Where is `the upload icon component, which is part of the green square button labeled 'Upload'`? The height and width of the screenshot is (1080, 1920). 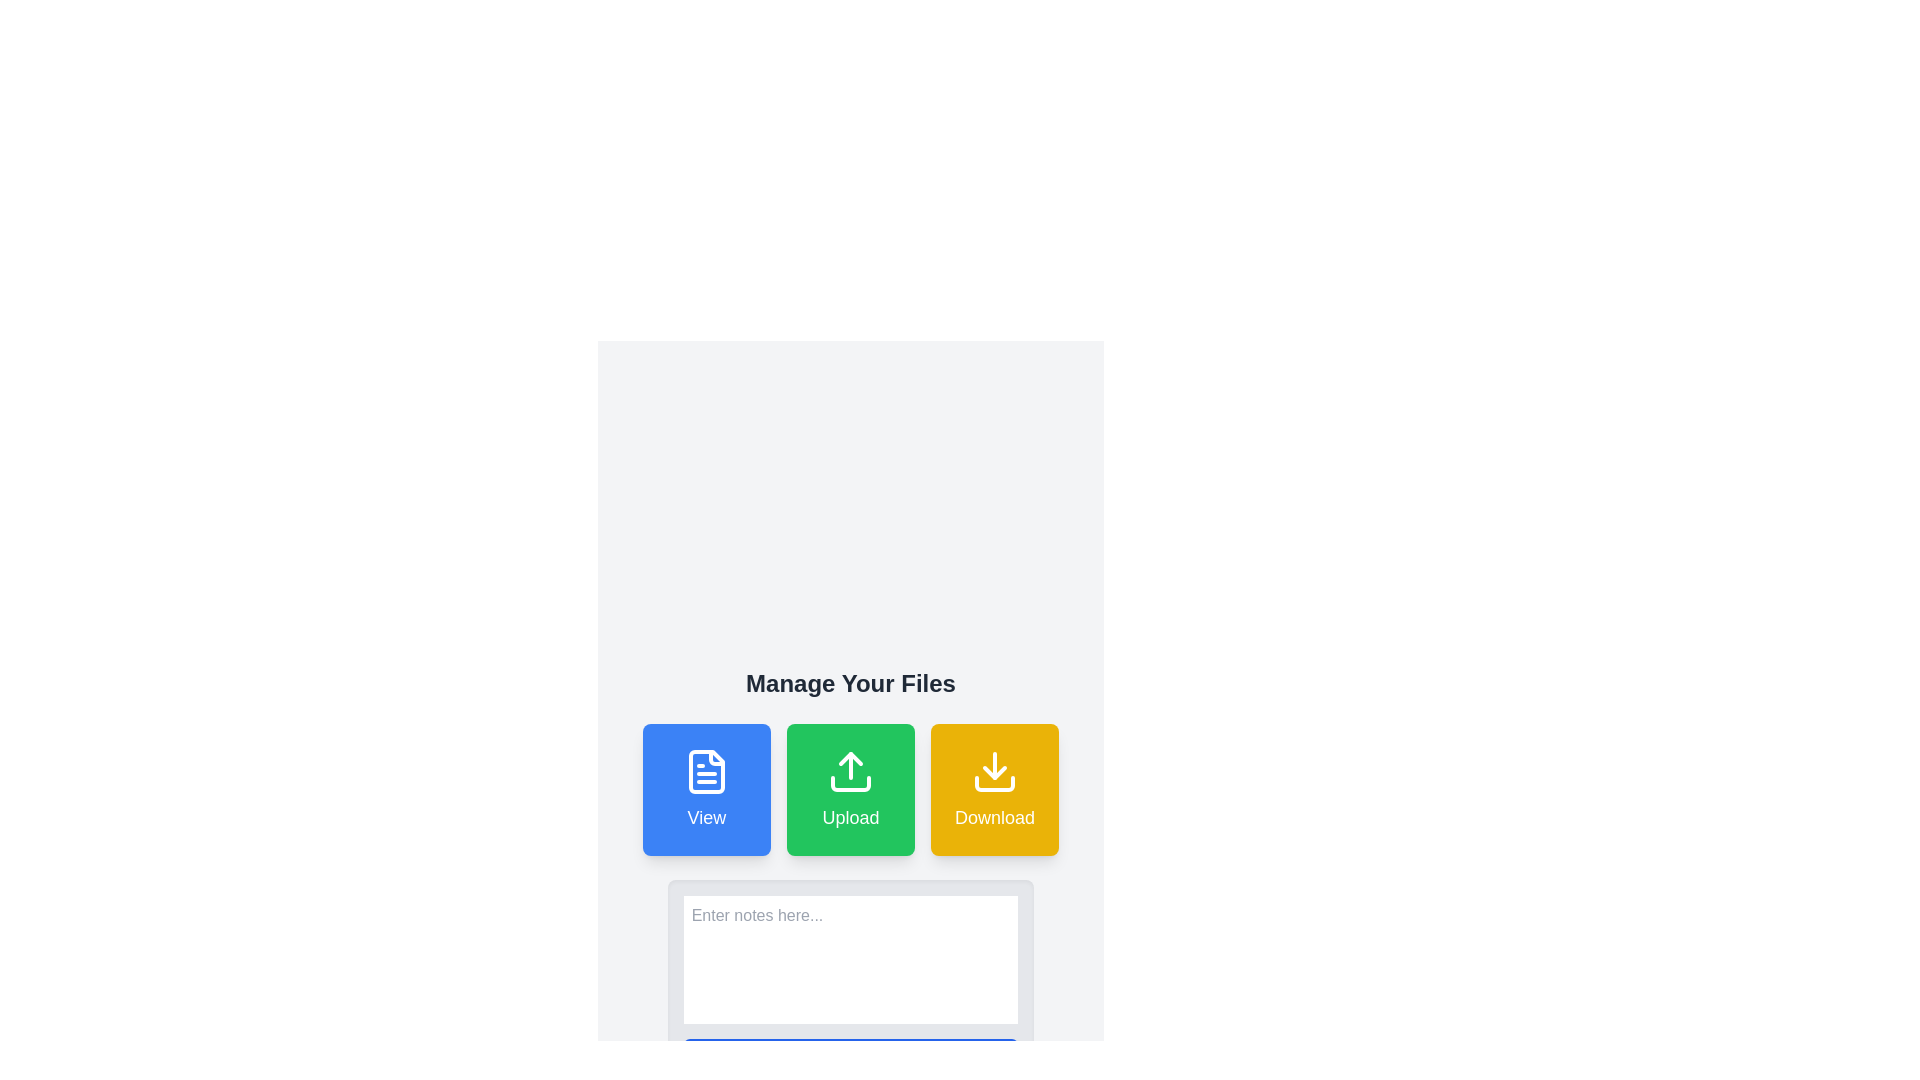 the upload icon component, which is part of the green square button labeled 'Upload' is located at coordinates (850, 782).